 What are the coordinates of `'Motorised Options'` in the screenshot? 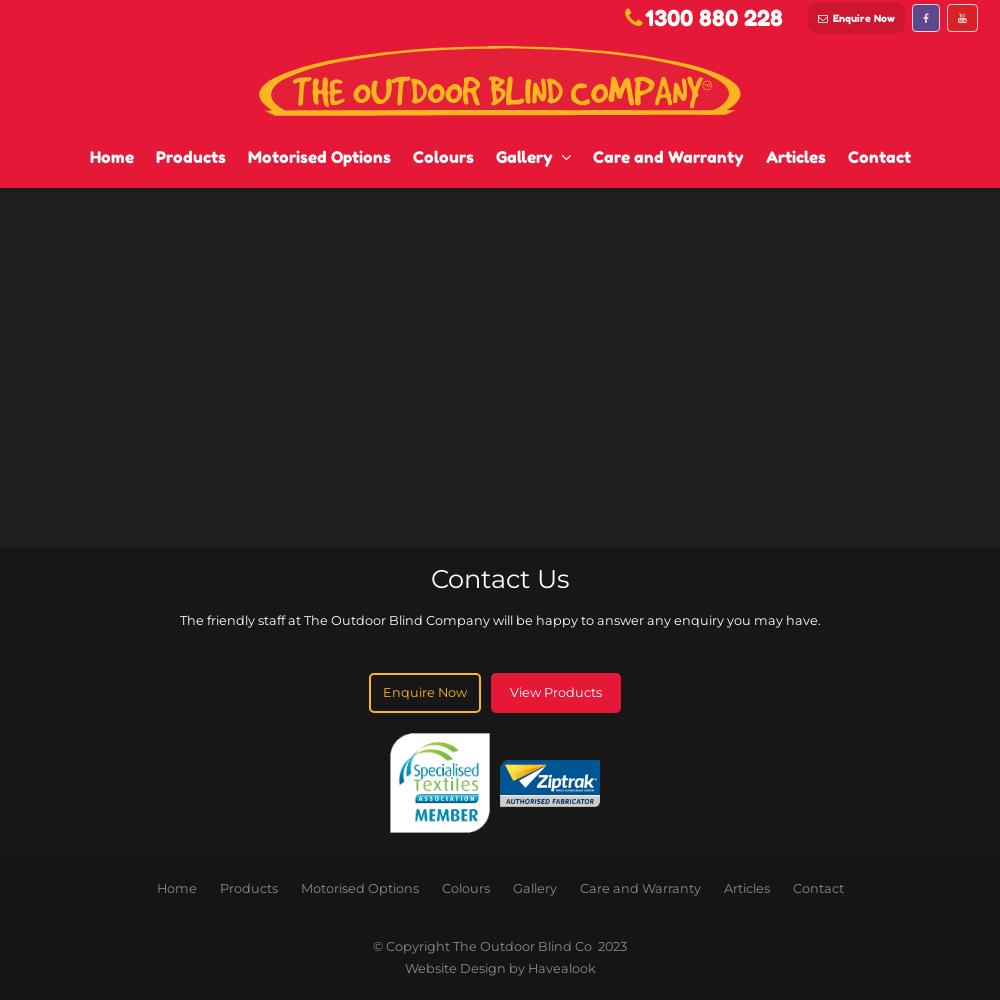 It's located at (300, 888).